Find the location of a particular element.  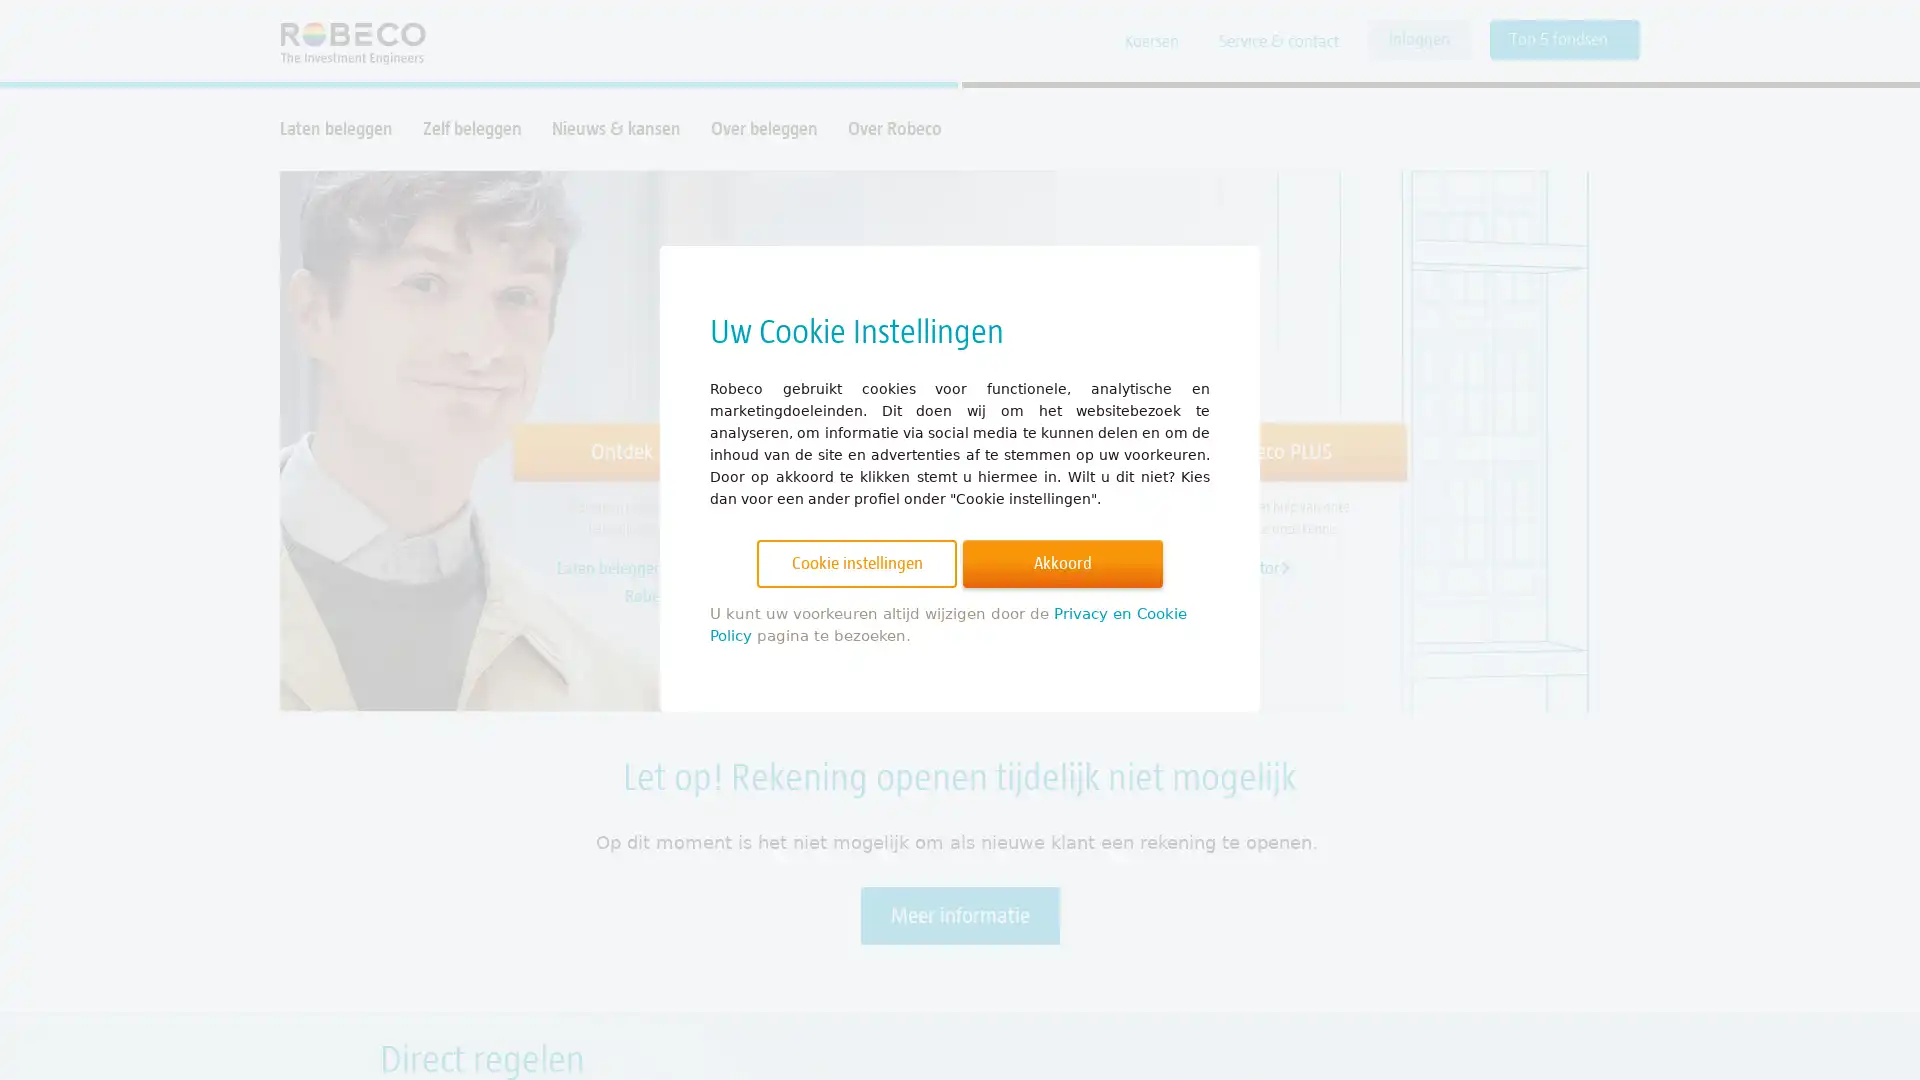

Over Robeco is located at coordinates (893, 128).